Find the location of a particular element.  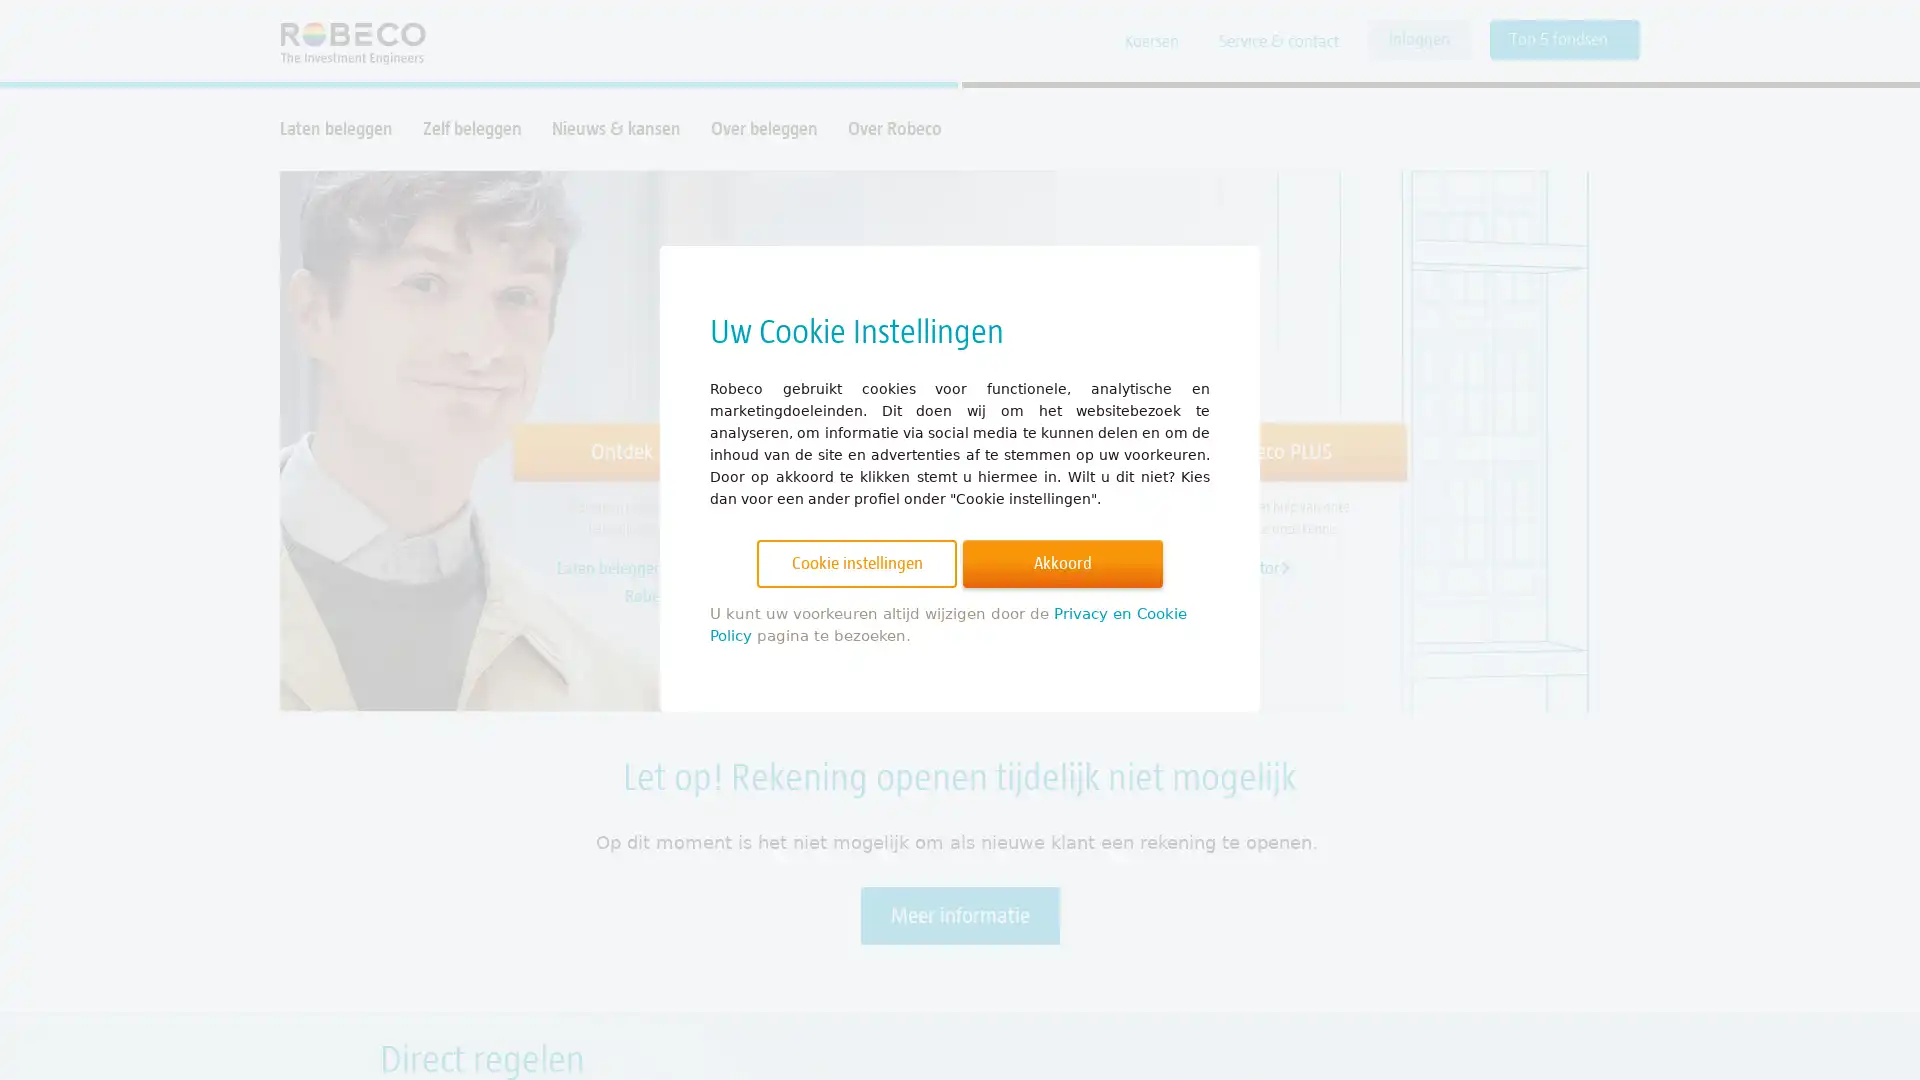

Over Robeco is located at coordinates (893, 128).